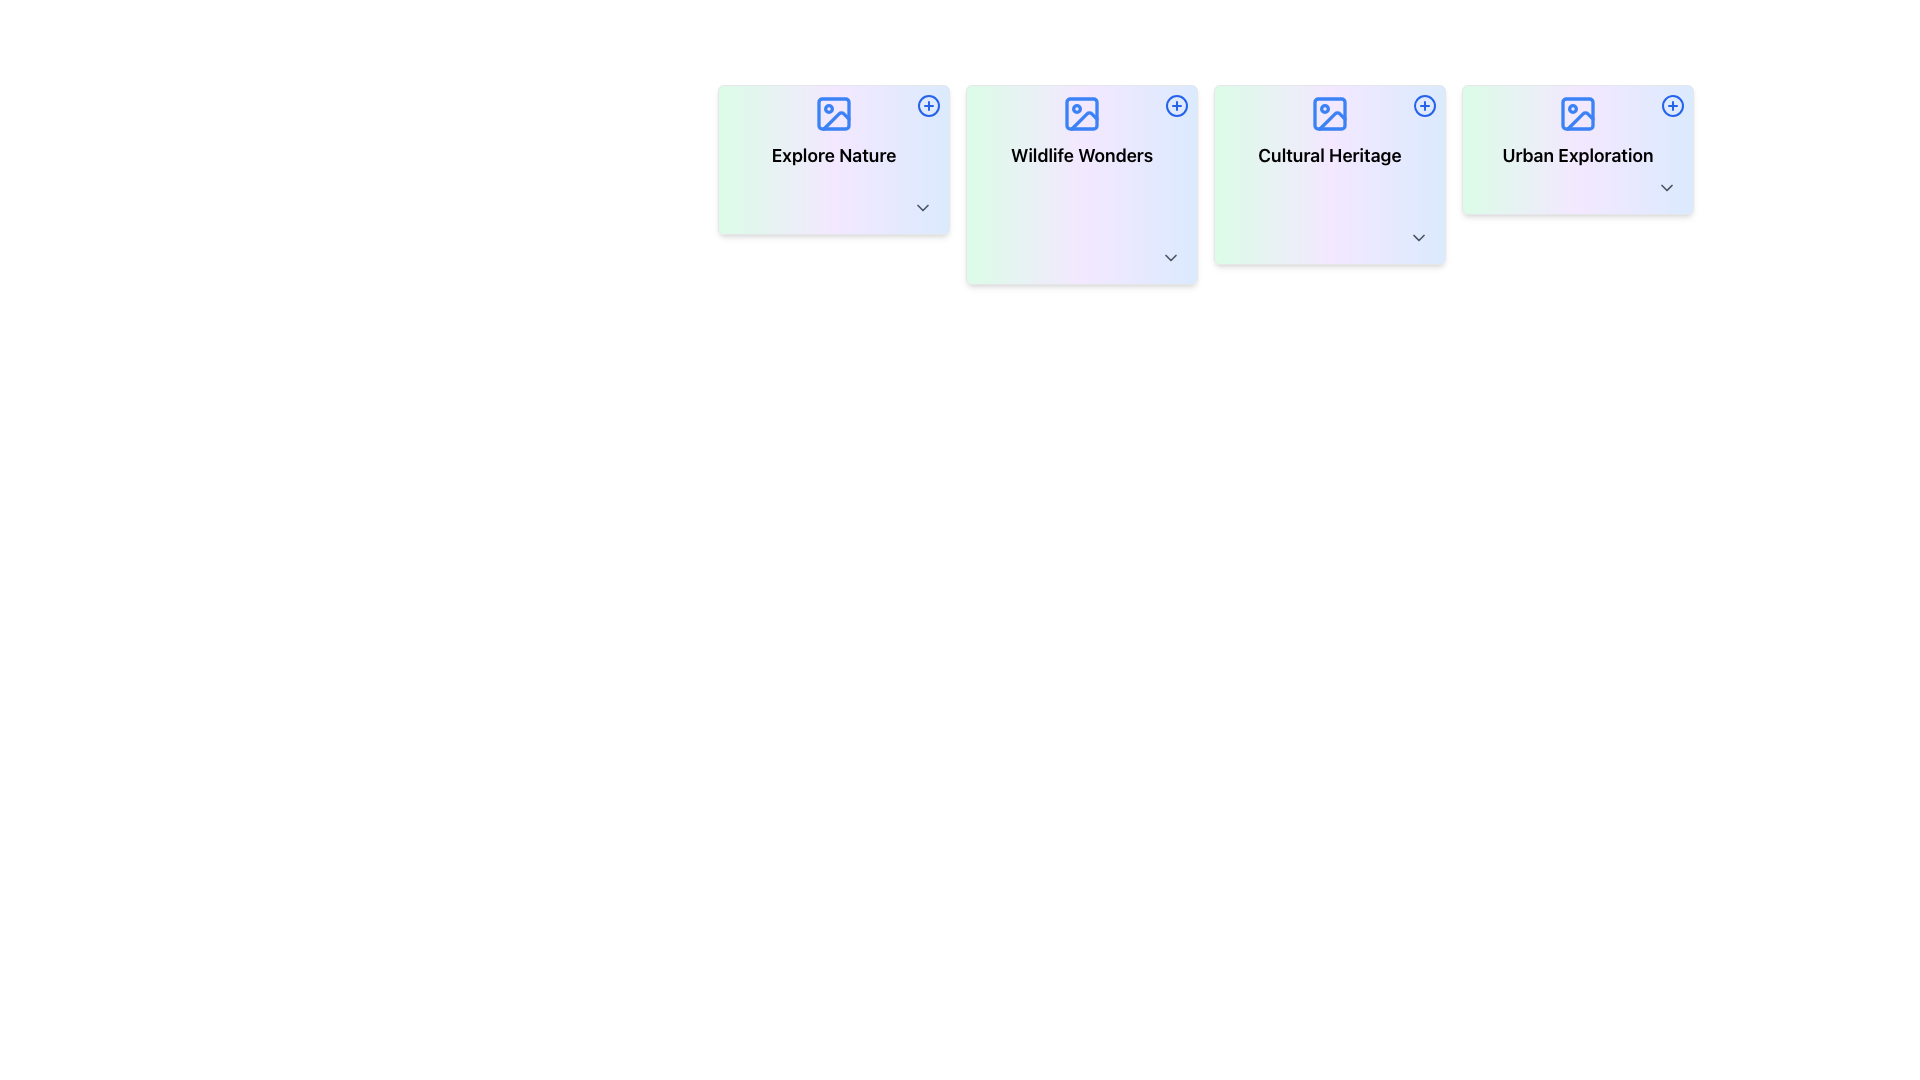 This screenshot has height=1080, width=1920. Describe the element at coordinates (928, 105) in the screenshot. I see `the decorative icon located at the center of the circular icon in the top-right corner of the 'Wildlife Wonders' card` at that location.